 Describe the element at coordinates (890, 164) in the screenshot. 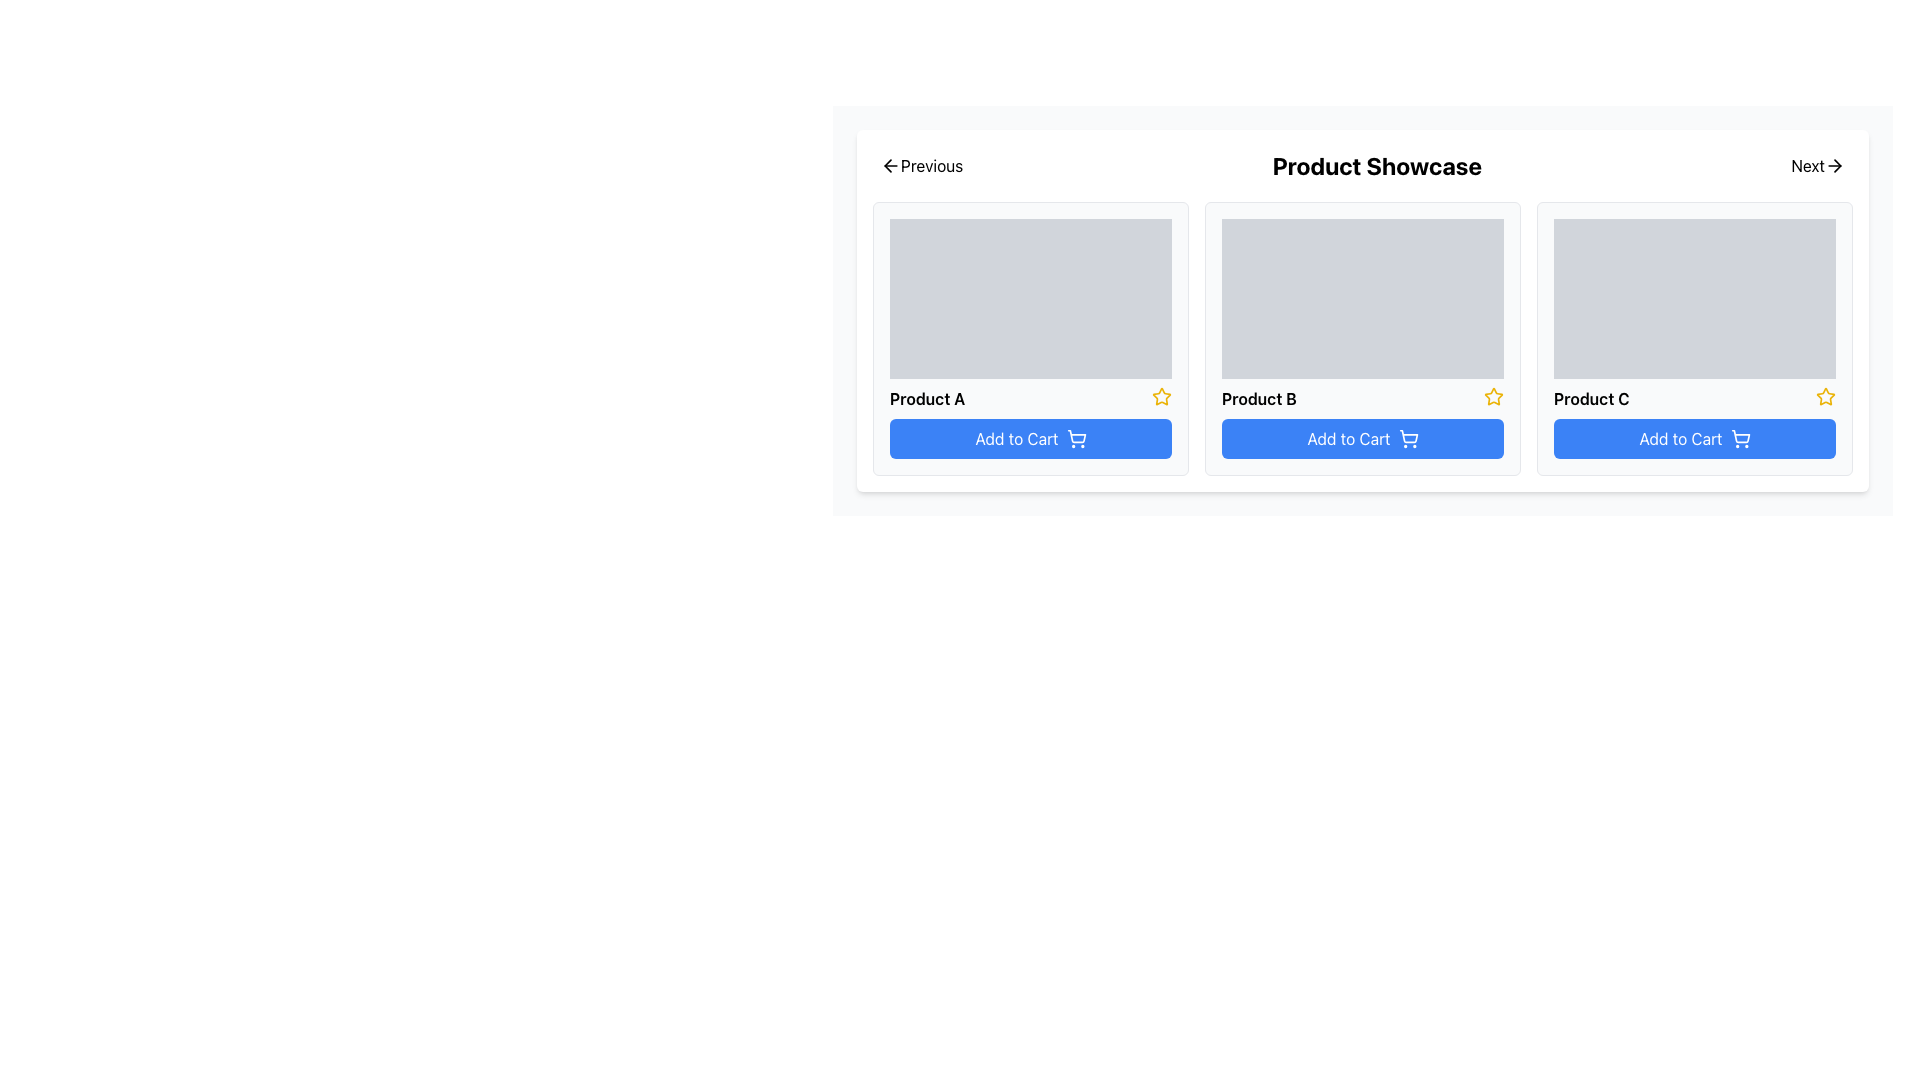

I see `the 'Previous' navigation icon located in the upper-left corner of the interface` at that location.